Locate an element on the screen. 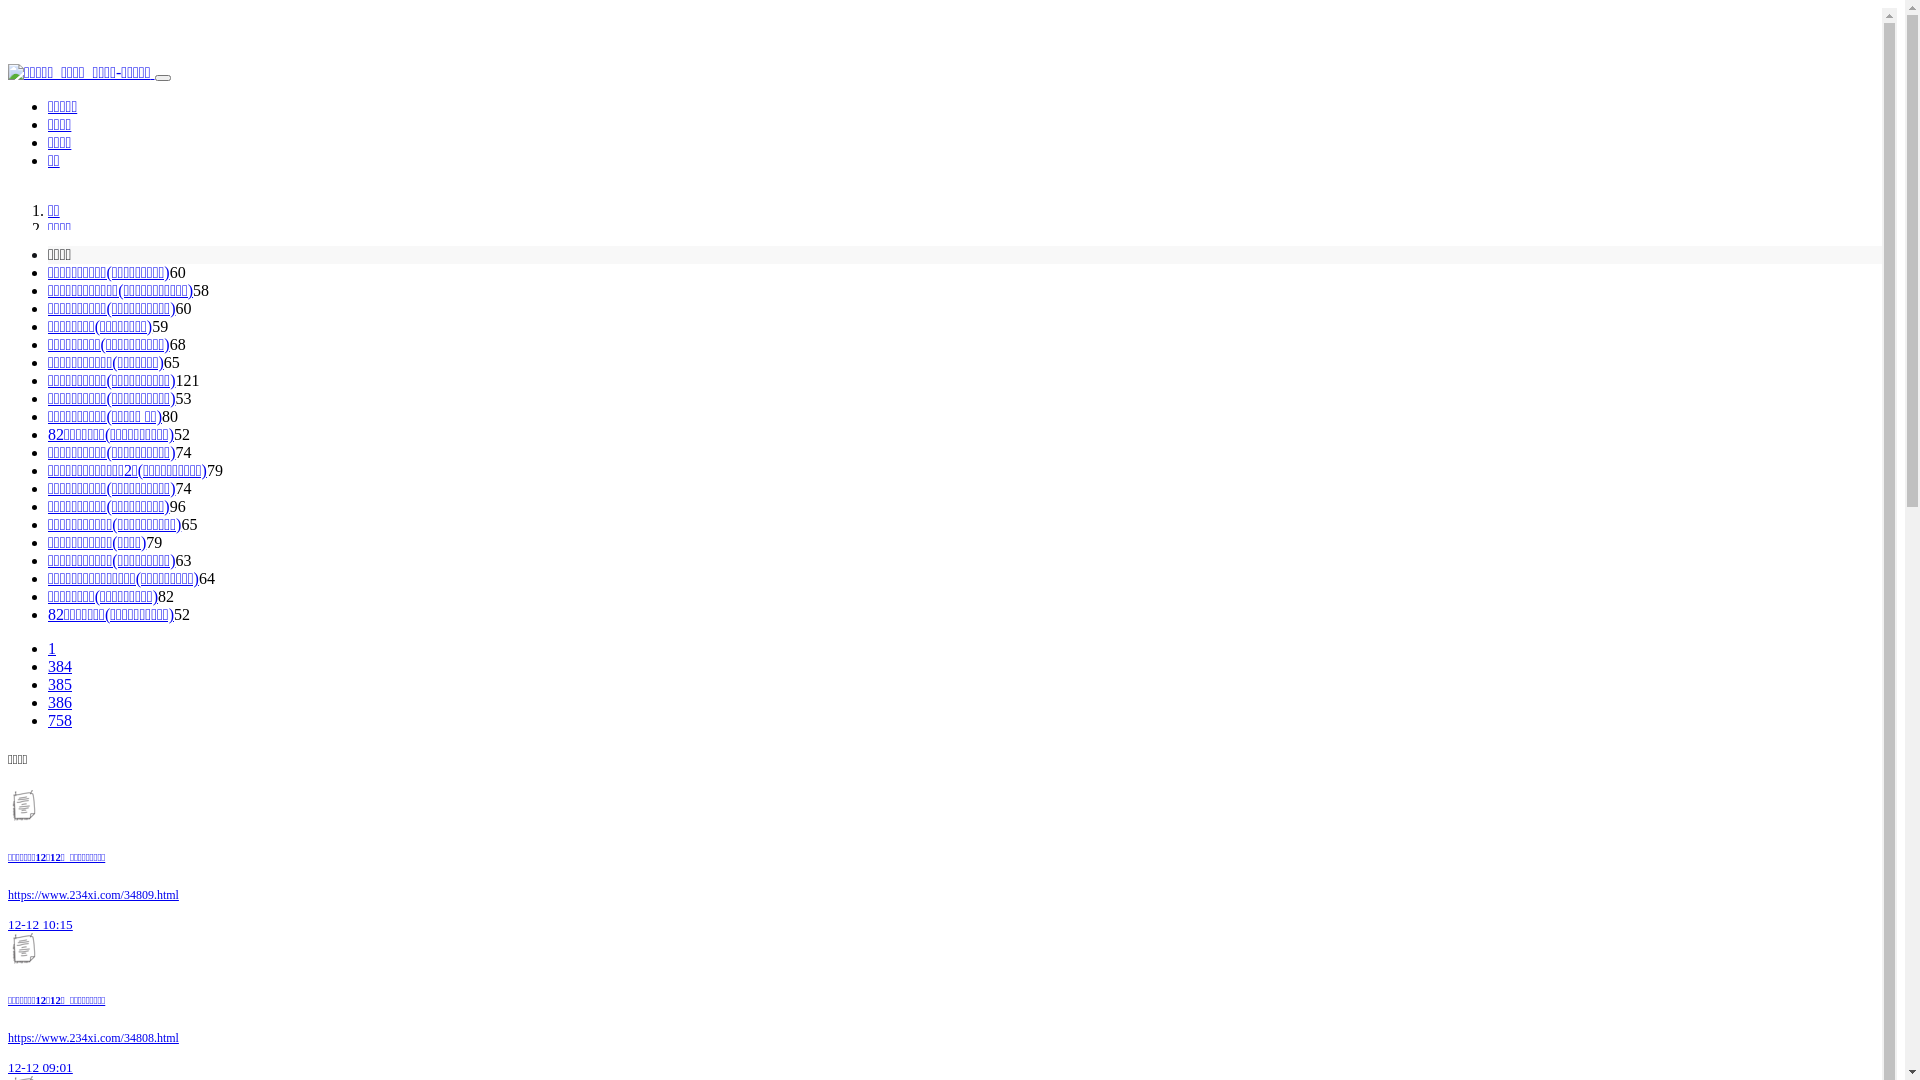 This screenshot has height=1080, width=1920. '758' is located at coordinates (59, 720).